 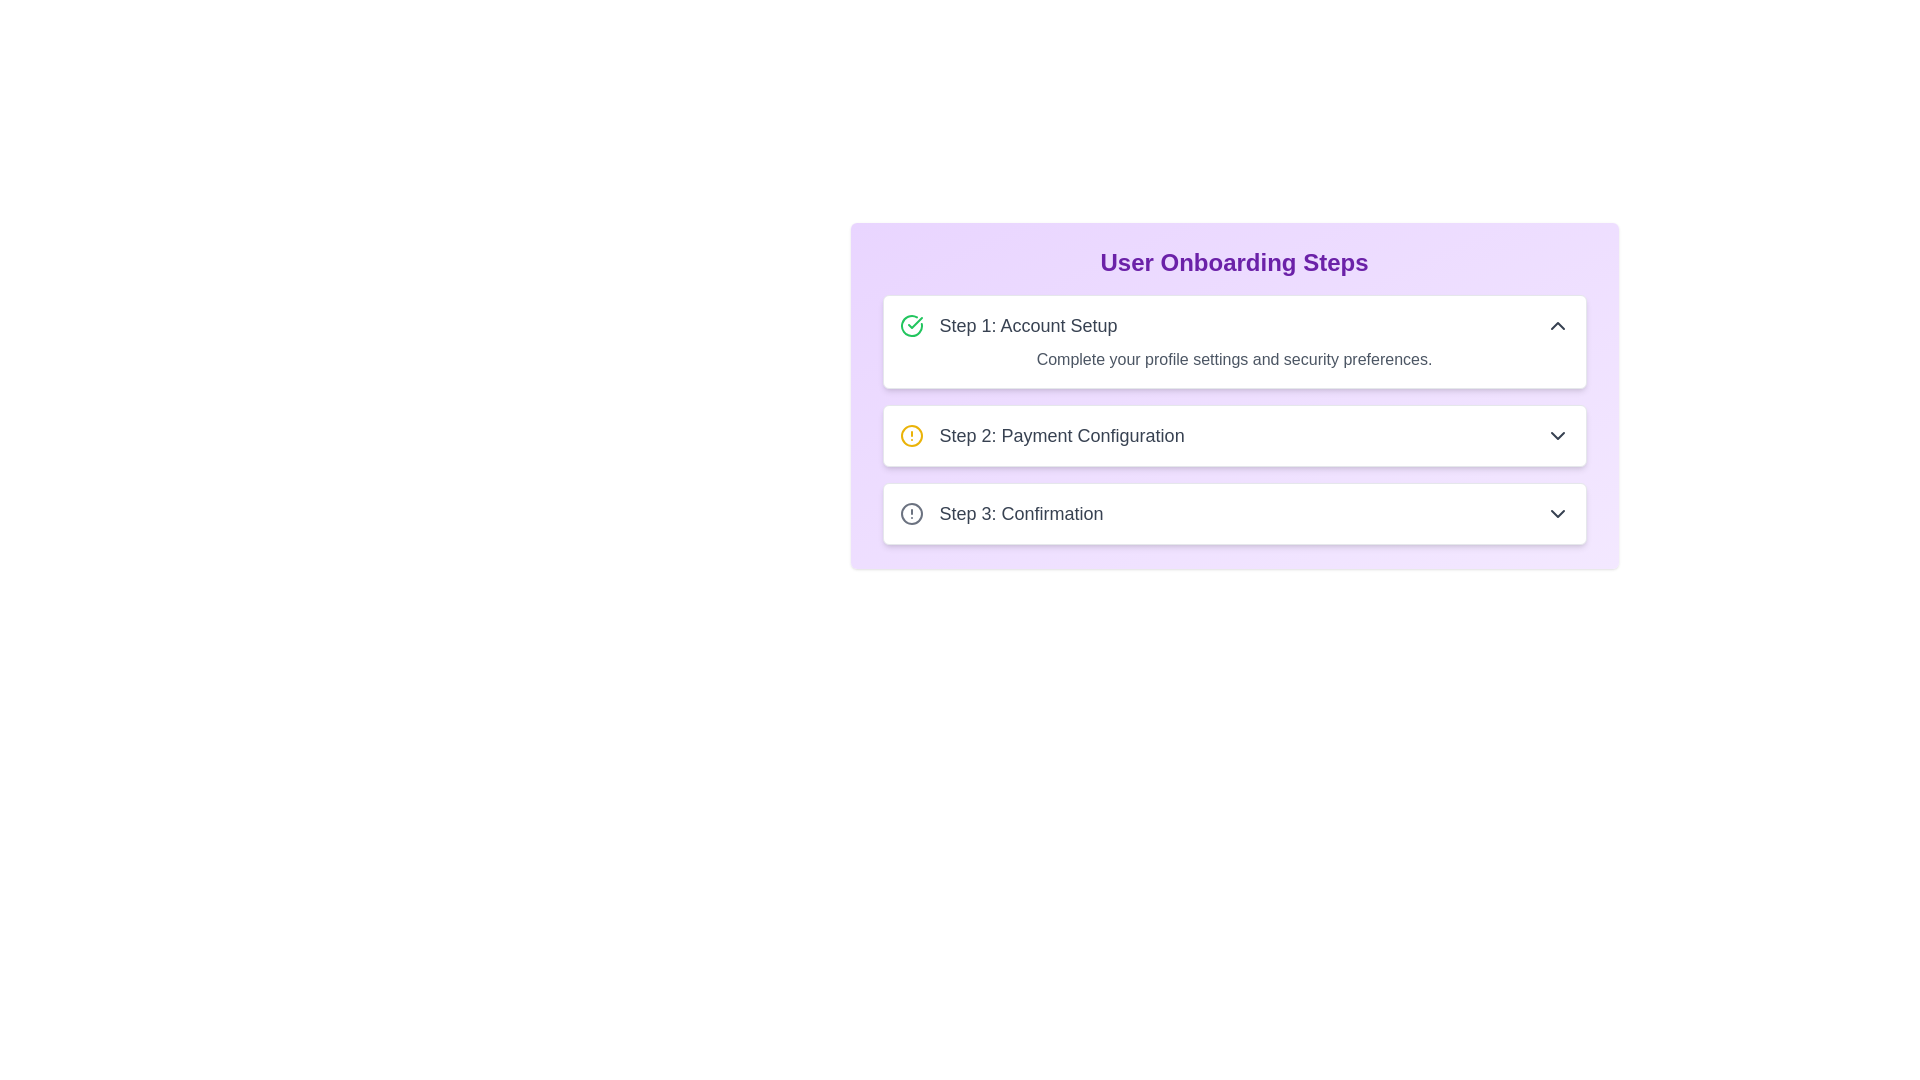 I want to click on the 'Payment Configuration' step in the onboarding process, which is the second item in the vertical list located centrally on a purple background, so click(x=1040, y=434).